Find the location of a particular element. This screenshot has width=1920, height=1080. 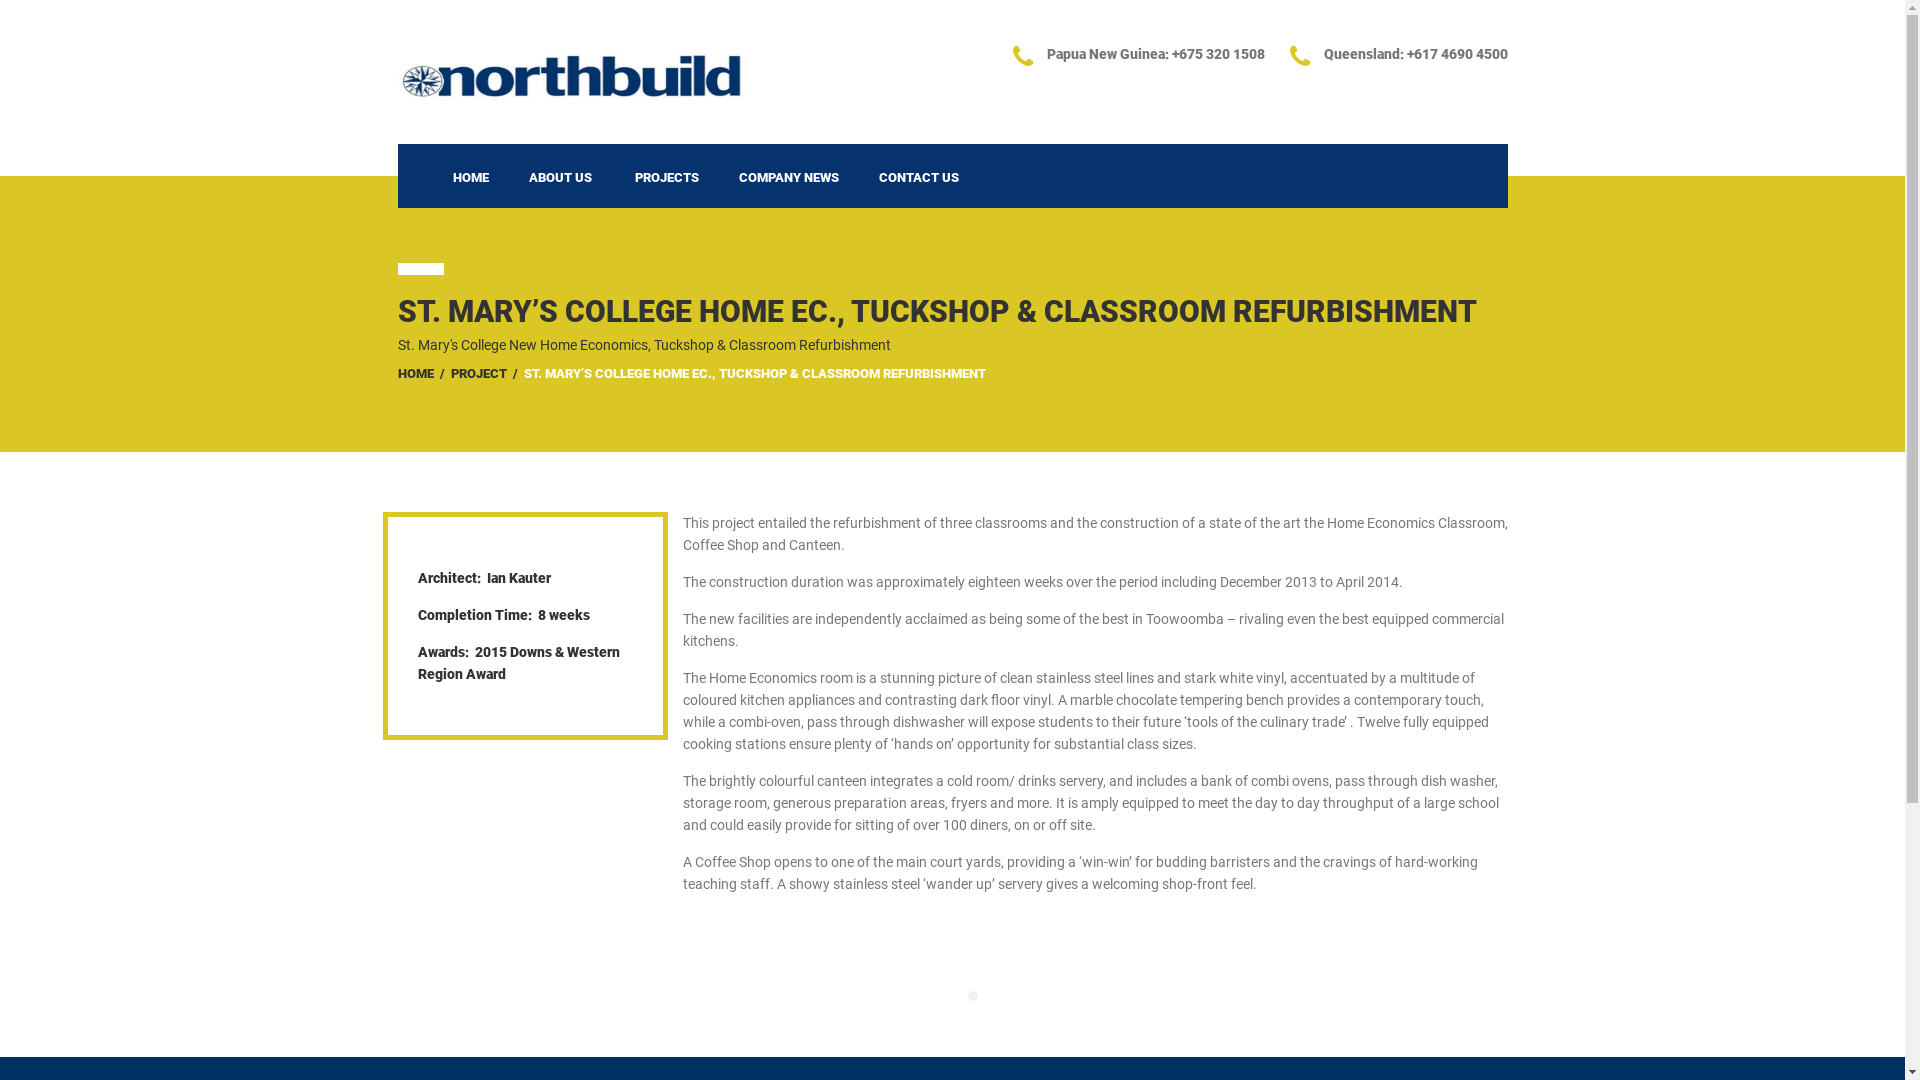

'PROJECT' is located at coordinates (477, 373).